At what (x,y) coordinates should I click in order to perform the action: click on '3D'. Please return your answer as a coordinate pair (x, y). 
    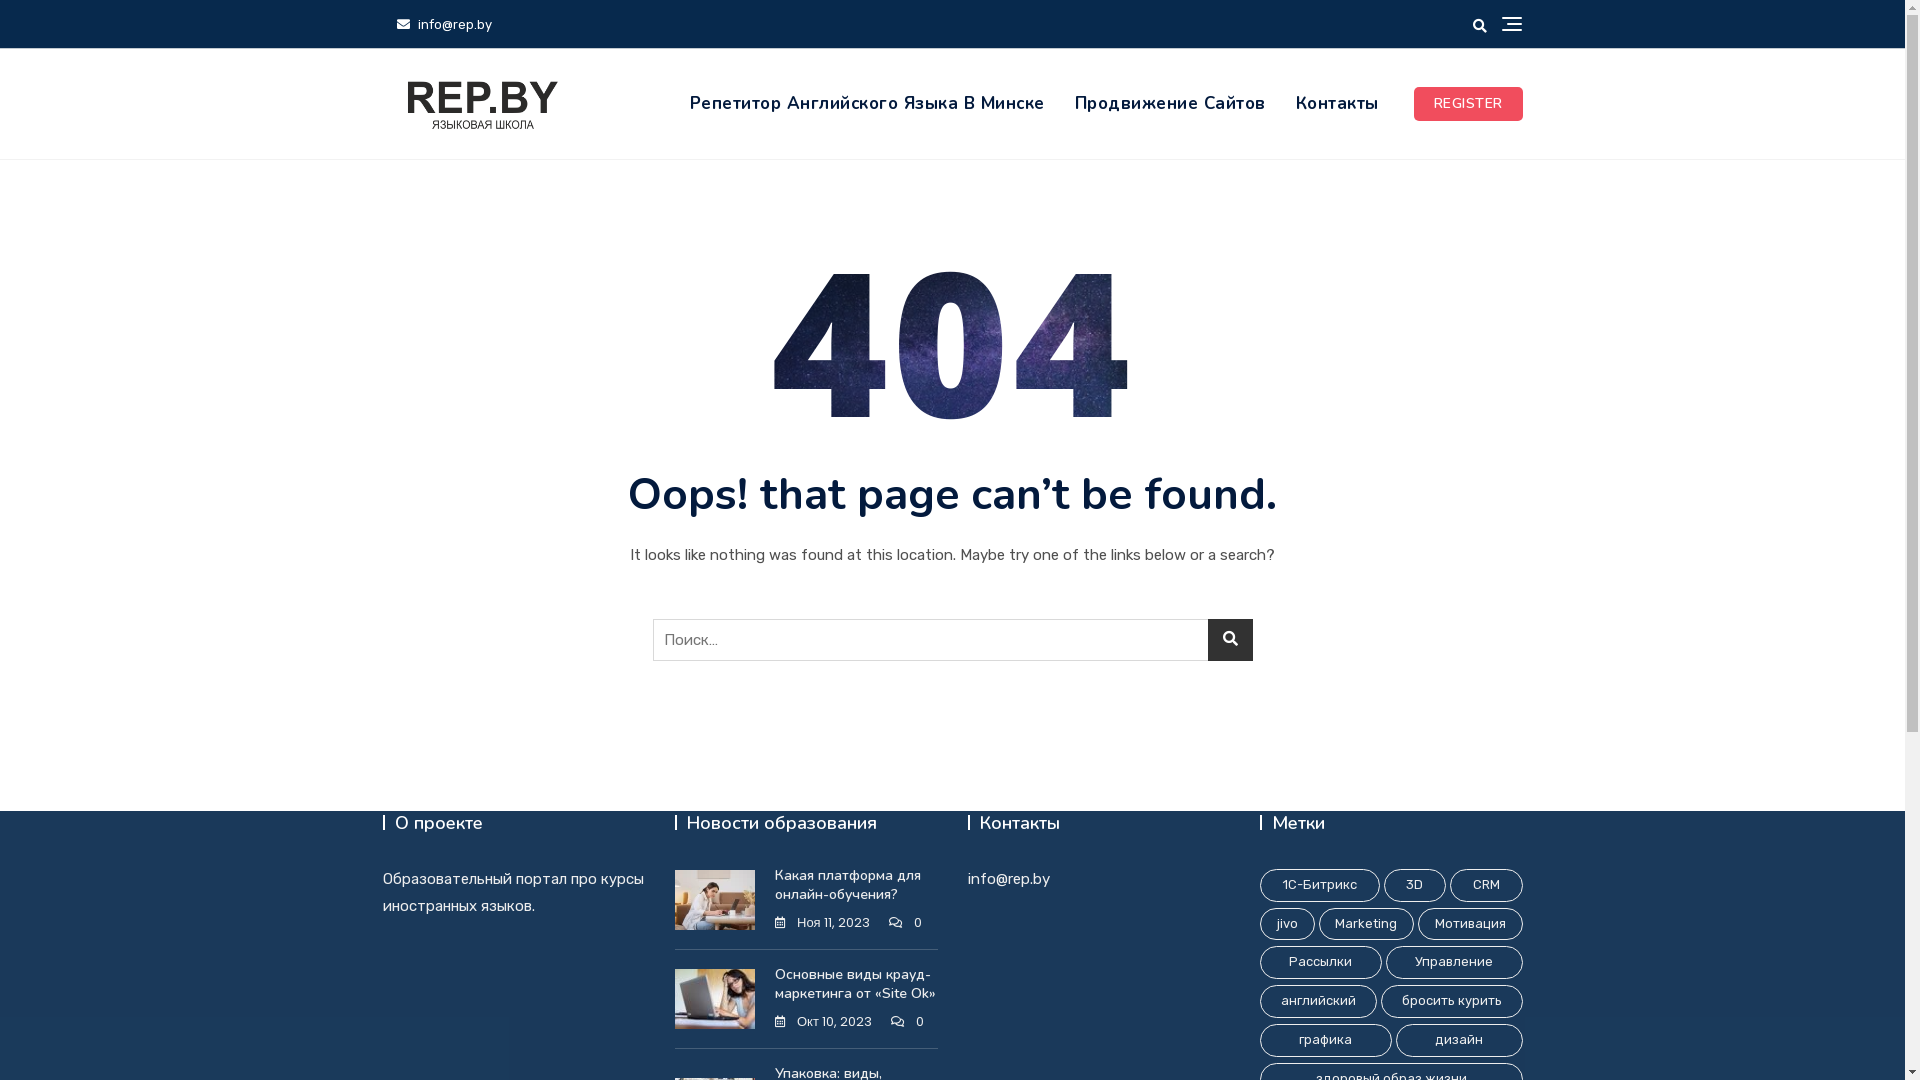
    Looking at the image, I should click on (1414, 884).